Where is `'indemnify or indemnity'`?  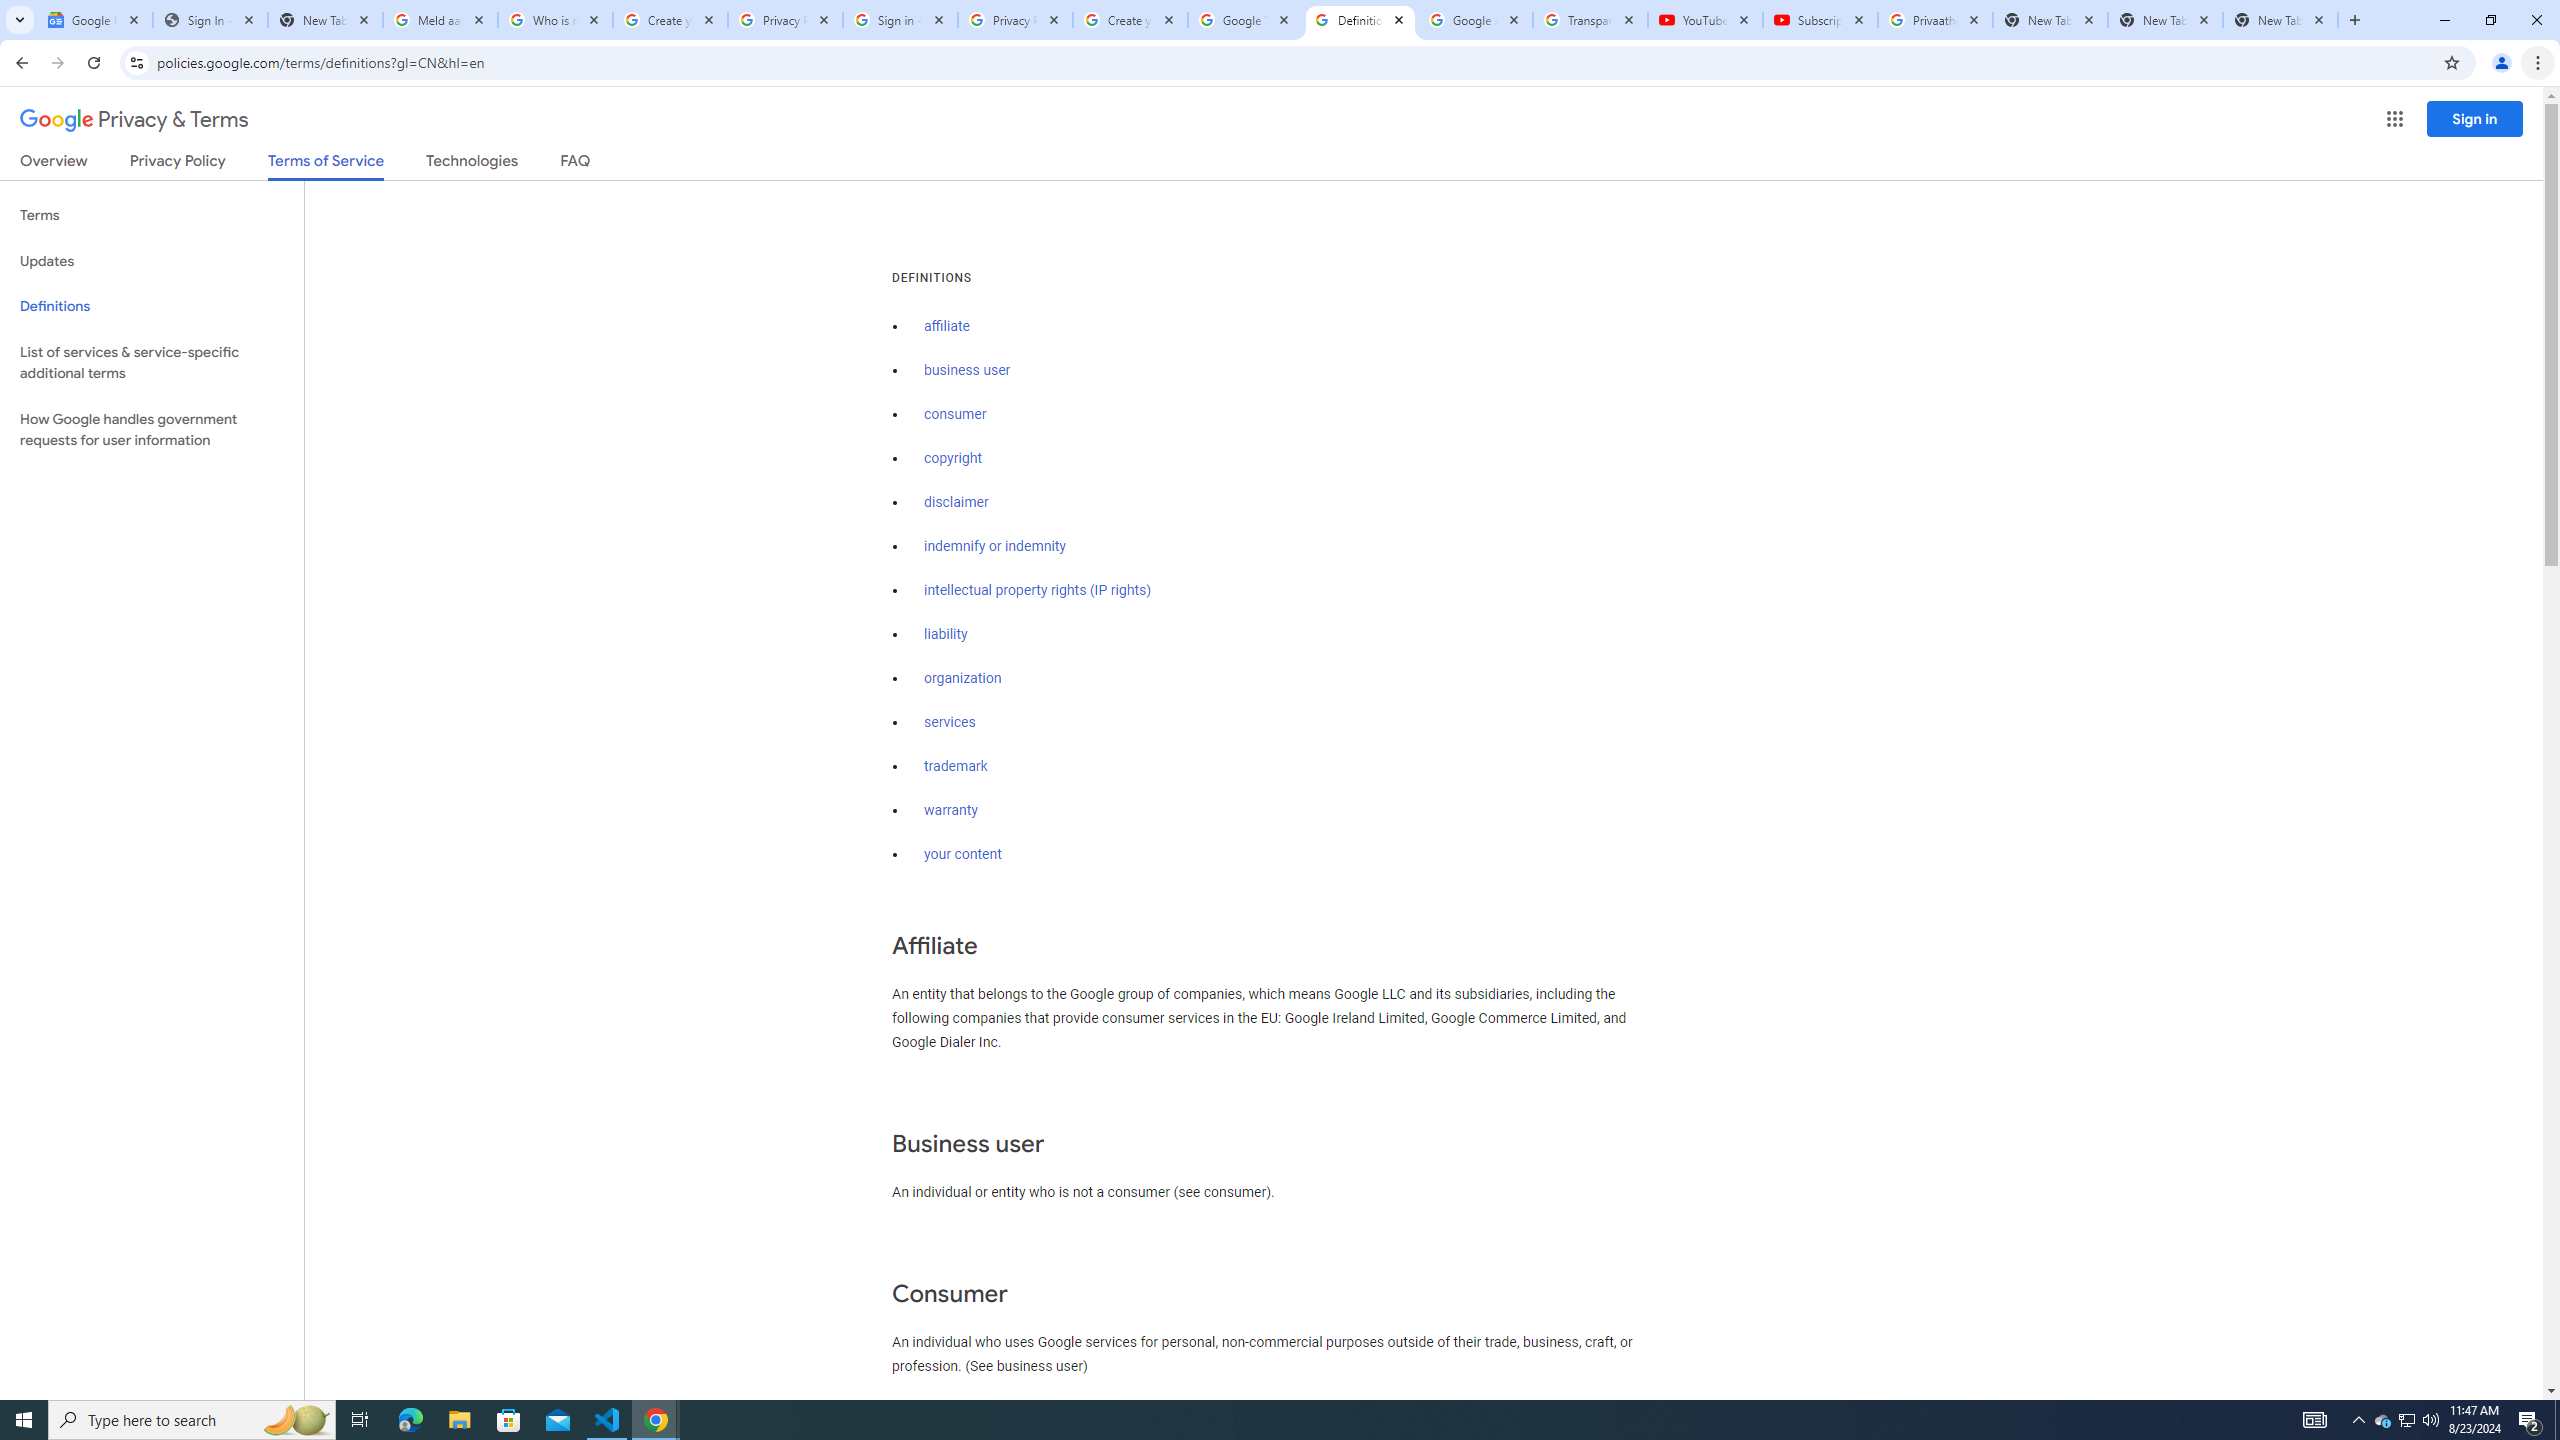
'indemnify or indemnity' is located at coordinates (994, 547).